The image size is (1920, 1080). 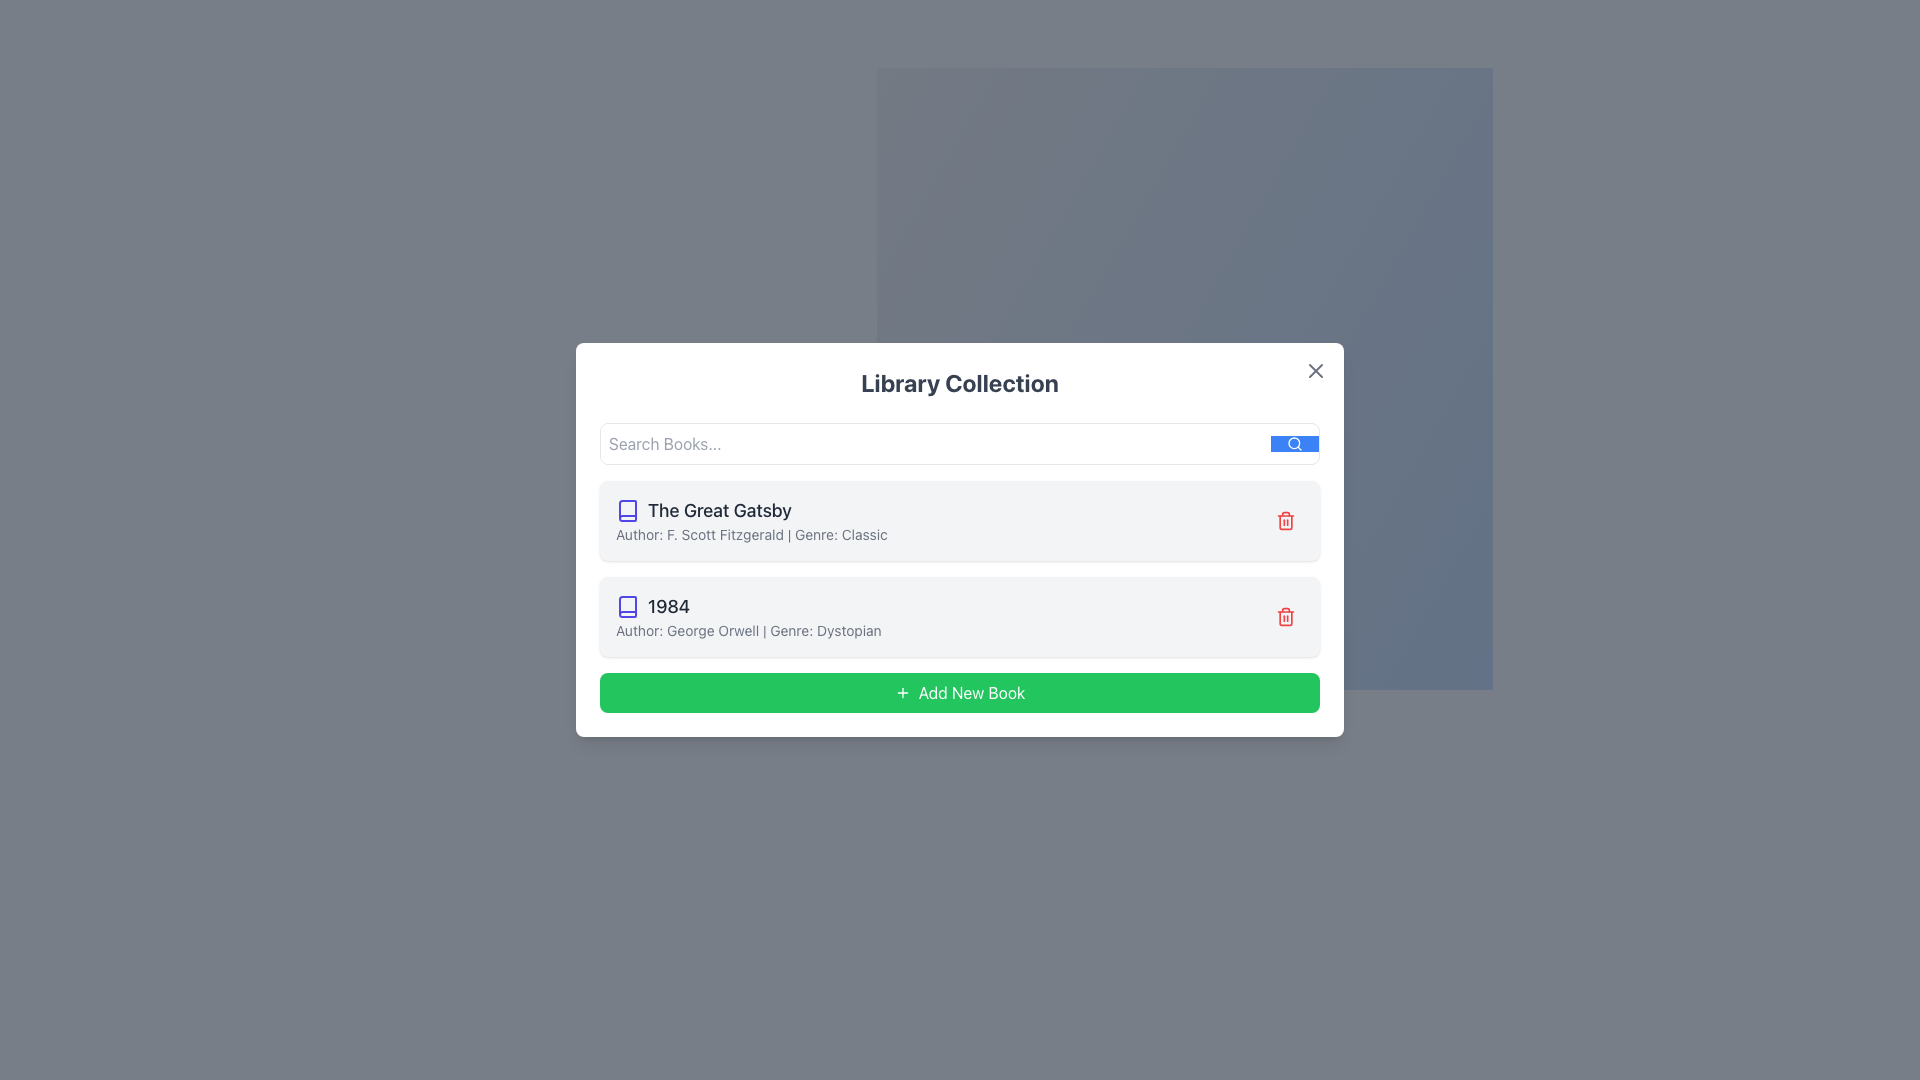 What do you see at coordinates (1315, 370) in the screenshot?
I see `the SVG close button icon located at the top-right corner of the dialog box for visual feedback` at bounding box center [1315, 370].